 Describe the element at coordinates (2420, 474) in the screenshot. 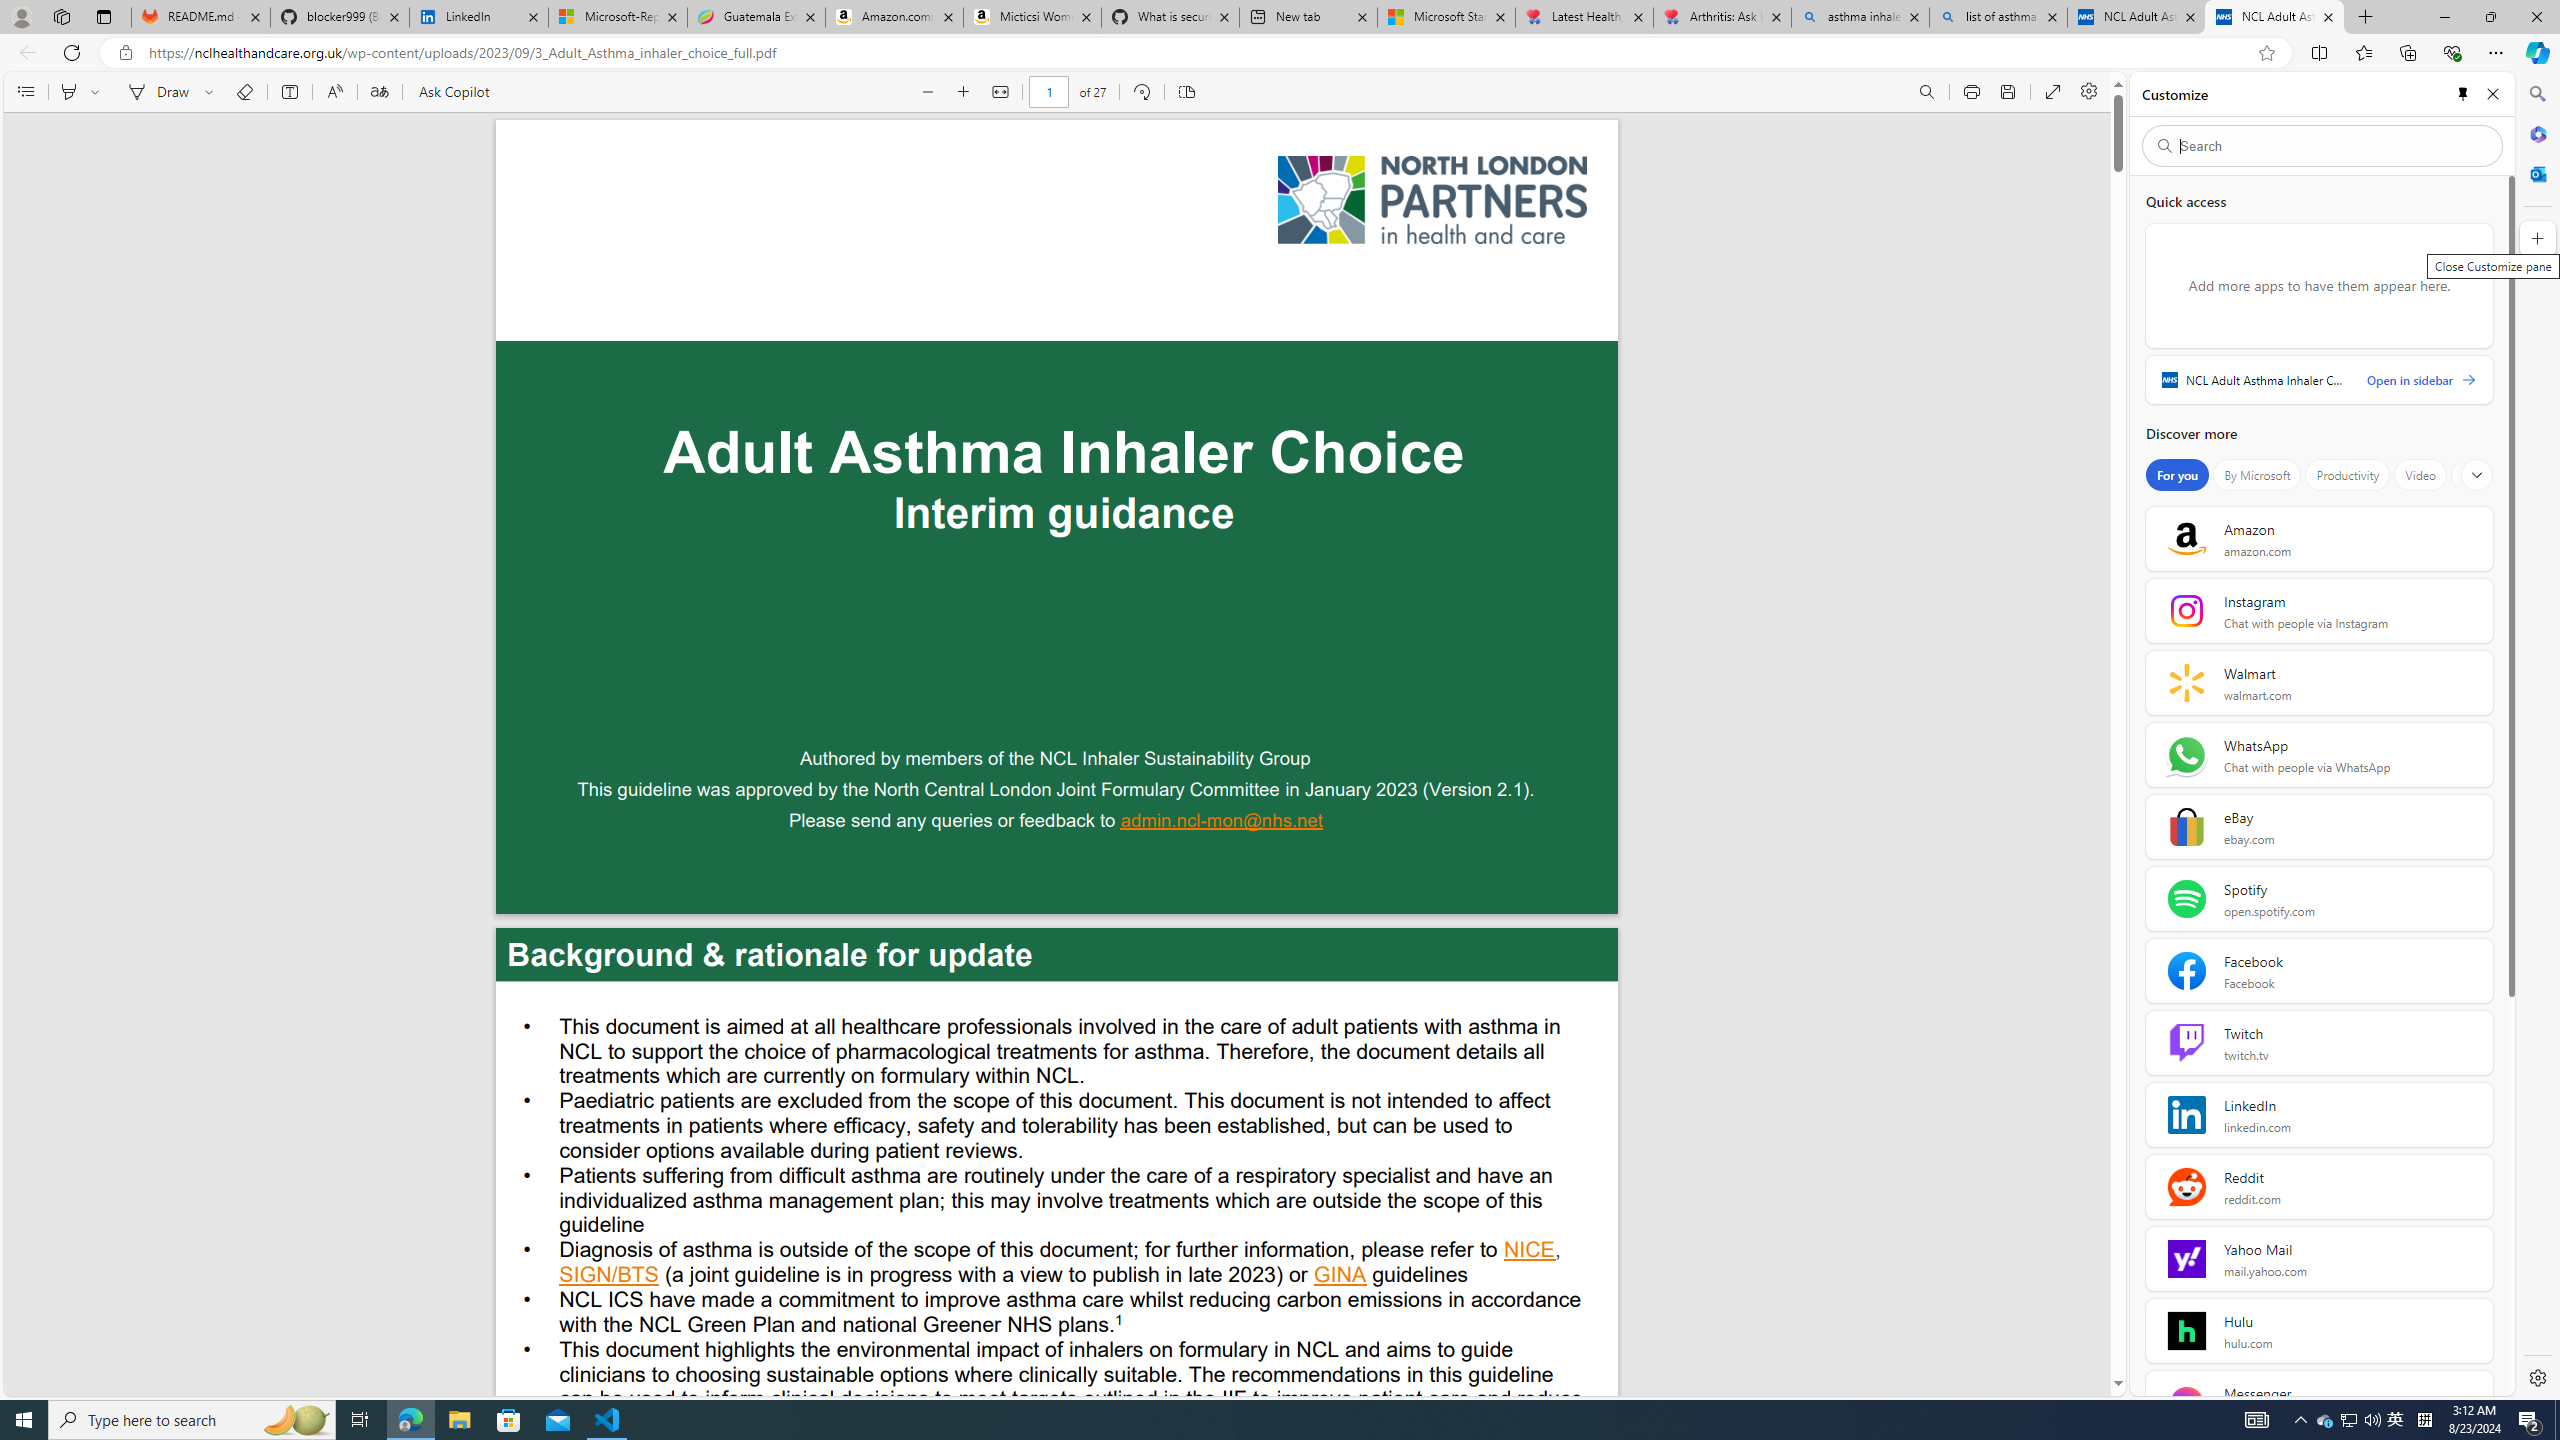

I see `'Video'` at that location.